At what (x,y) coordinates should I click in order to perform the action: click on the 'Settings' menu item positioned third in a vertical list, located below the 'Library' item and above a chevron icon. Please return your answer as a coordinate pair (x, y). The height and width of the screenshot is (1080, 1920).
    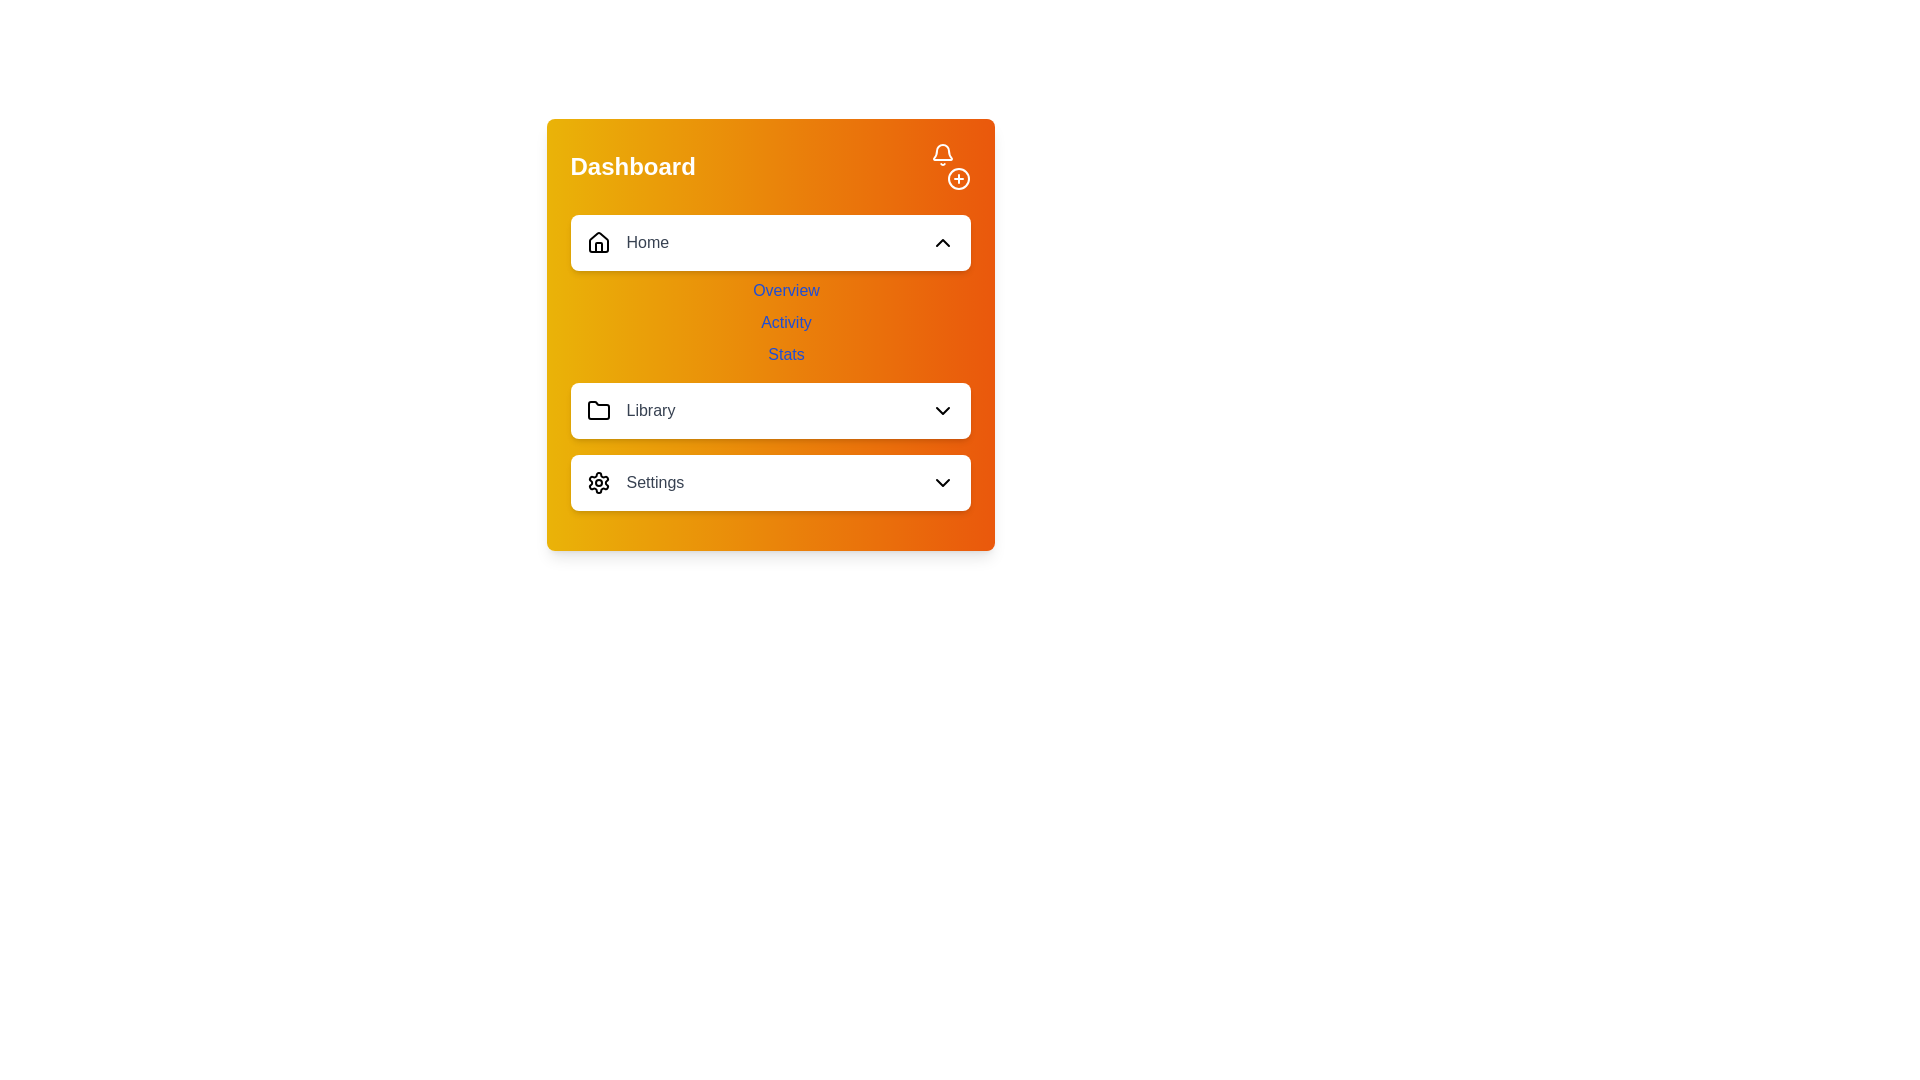
    Looking at the image, I should click on (634, 482).